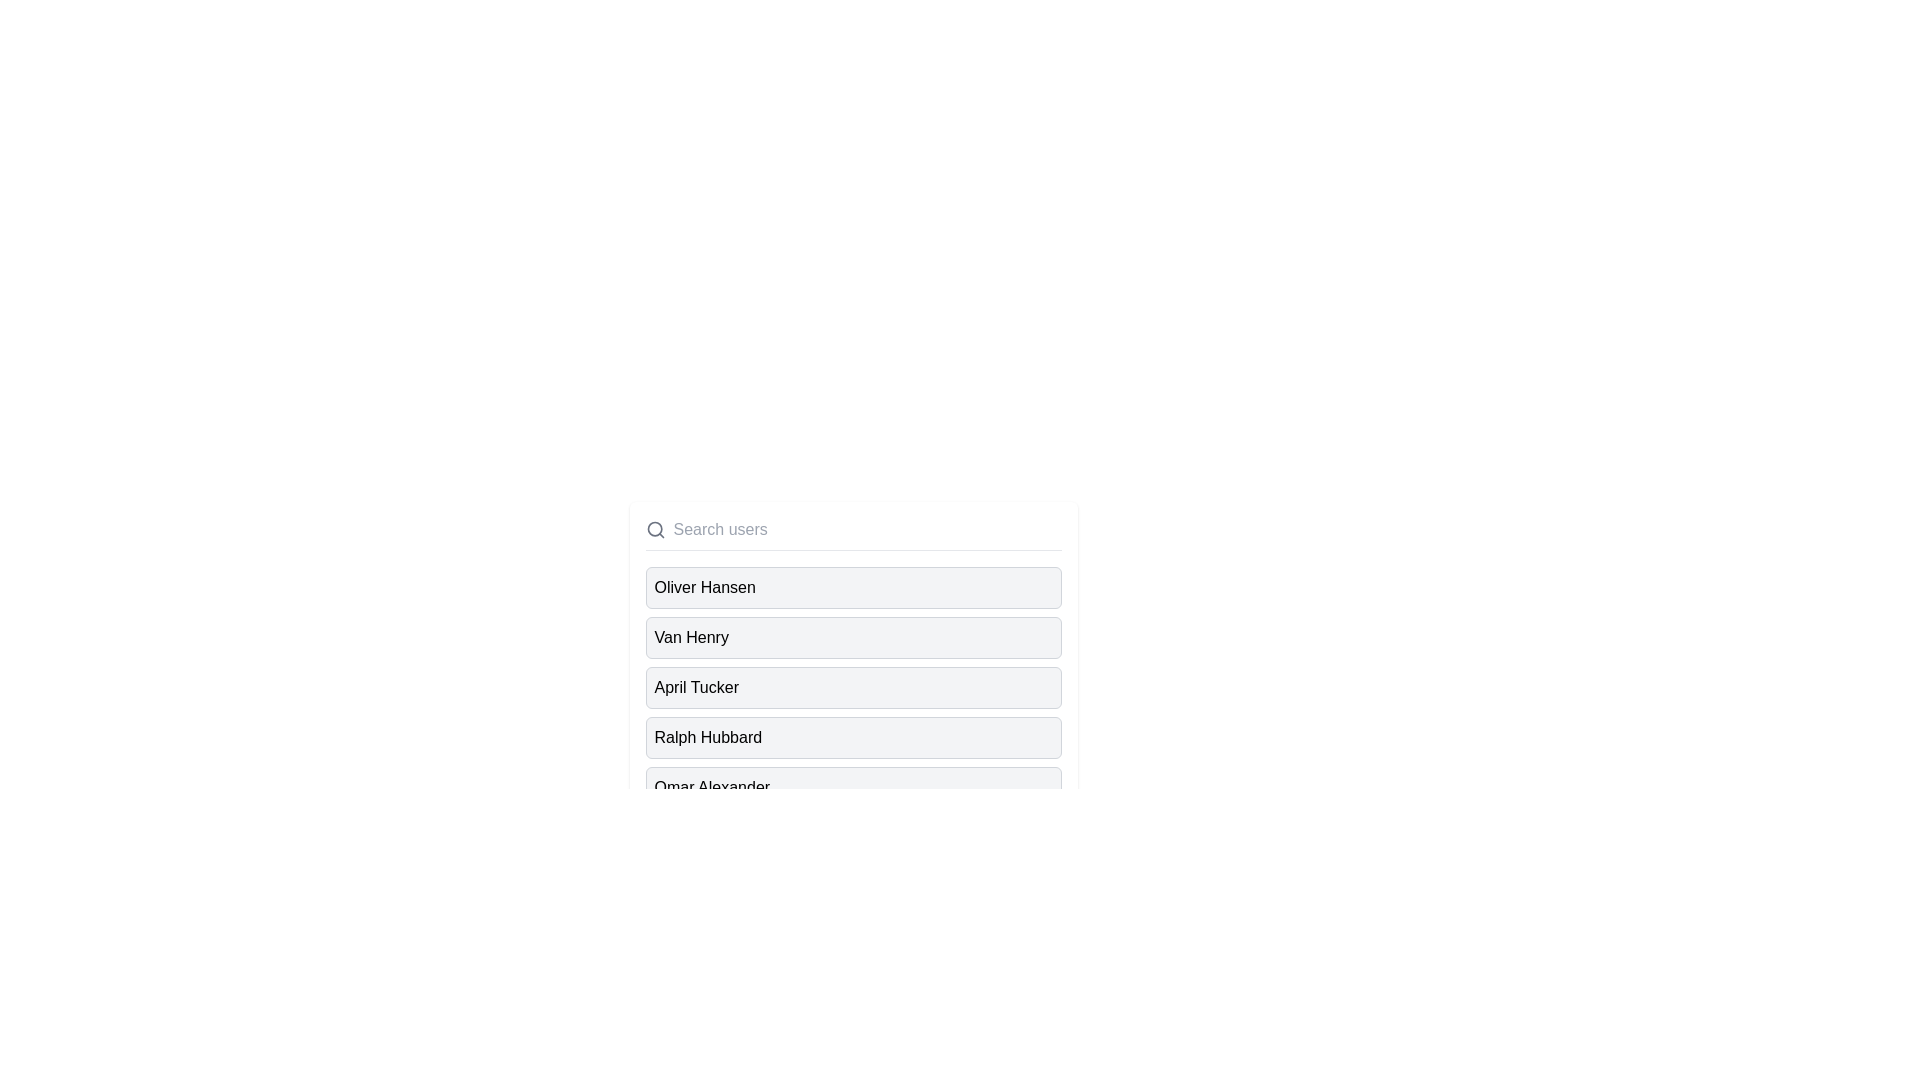 The width and height of the screenshot is (1920, 1080). I want to click on the gray, rectangular button-styled component labeled 'Ralph Hubbard', so click(853, 737).